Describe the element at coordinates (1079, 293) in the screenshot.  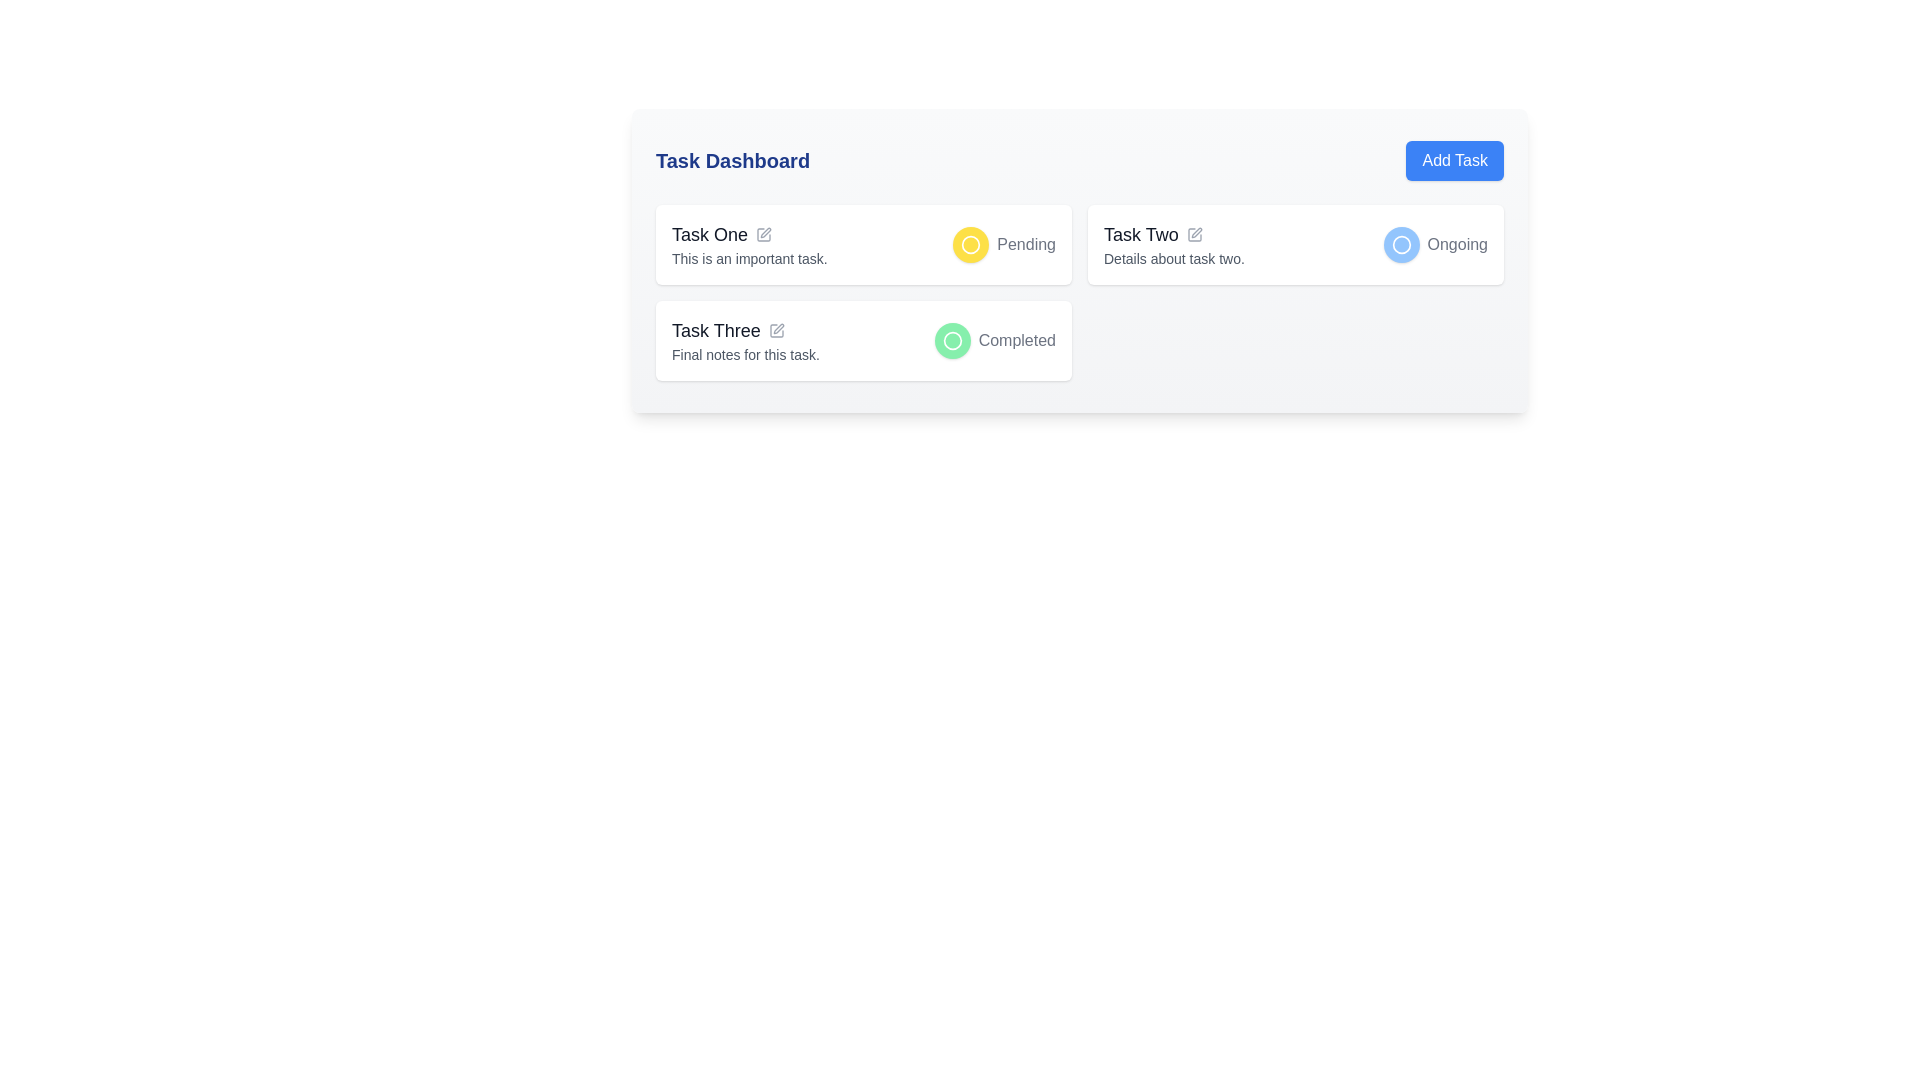
I see `the status indicators within the task overview section, which is located centrally below the task dashboard title and spans two columns` at that location.